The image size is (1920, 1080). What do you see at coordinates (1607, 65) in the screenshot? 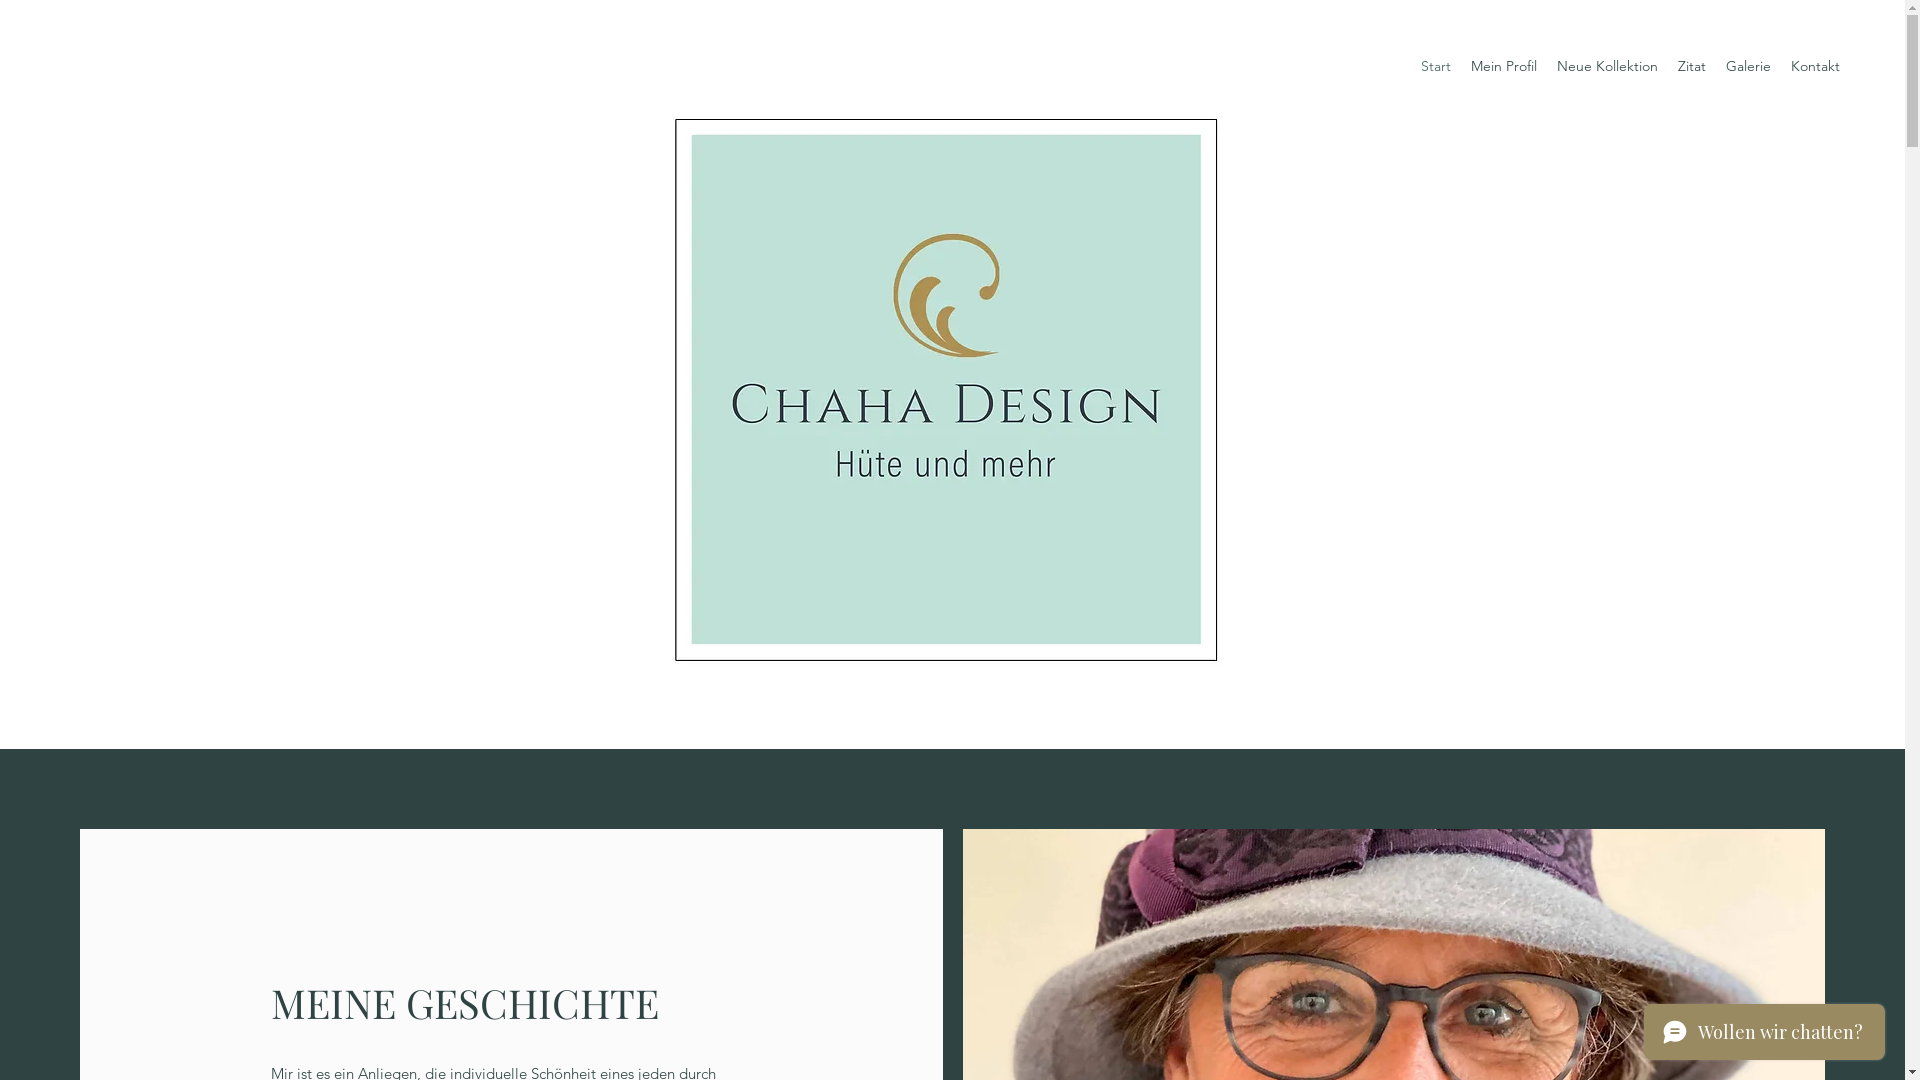
I see `'Neue Kollektion'` at bounding box center [1607, 65].